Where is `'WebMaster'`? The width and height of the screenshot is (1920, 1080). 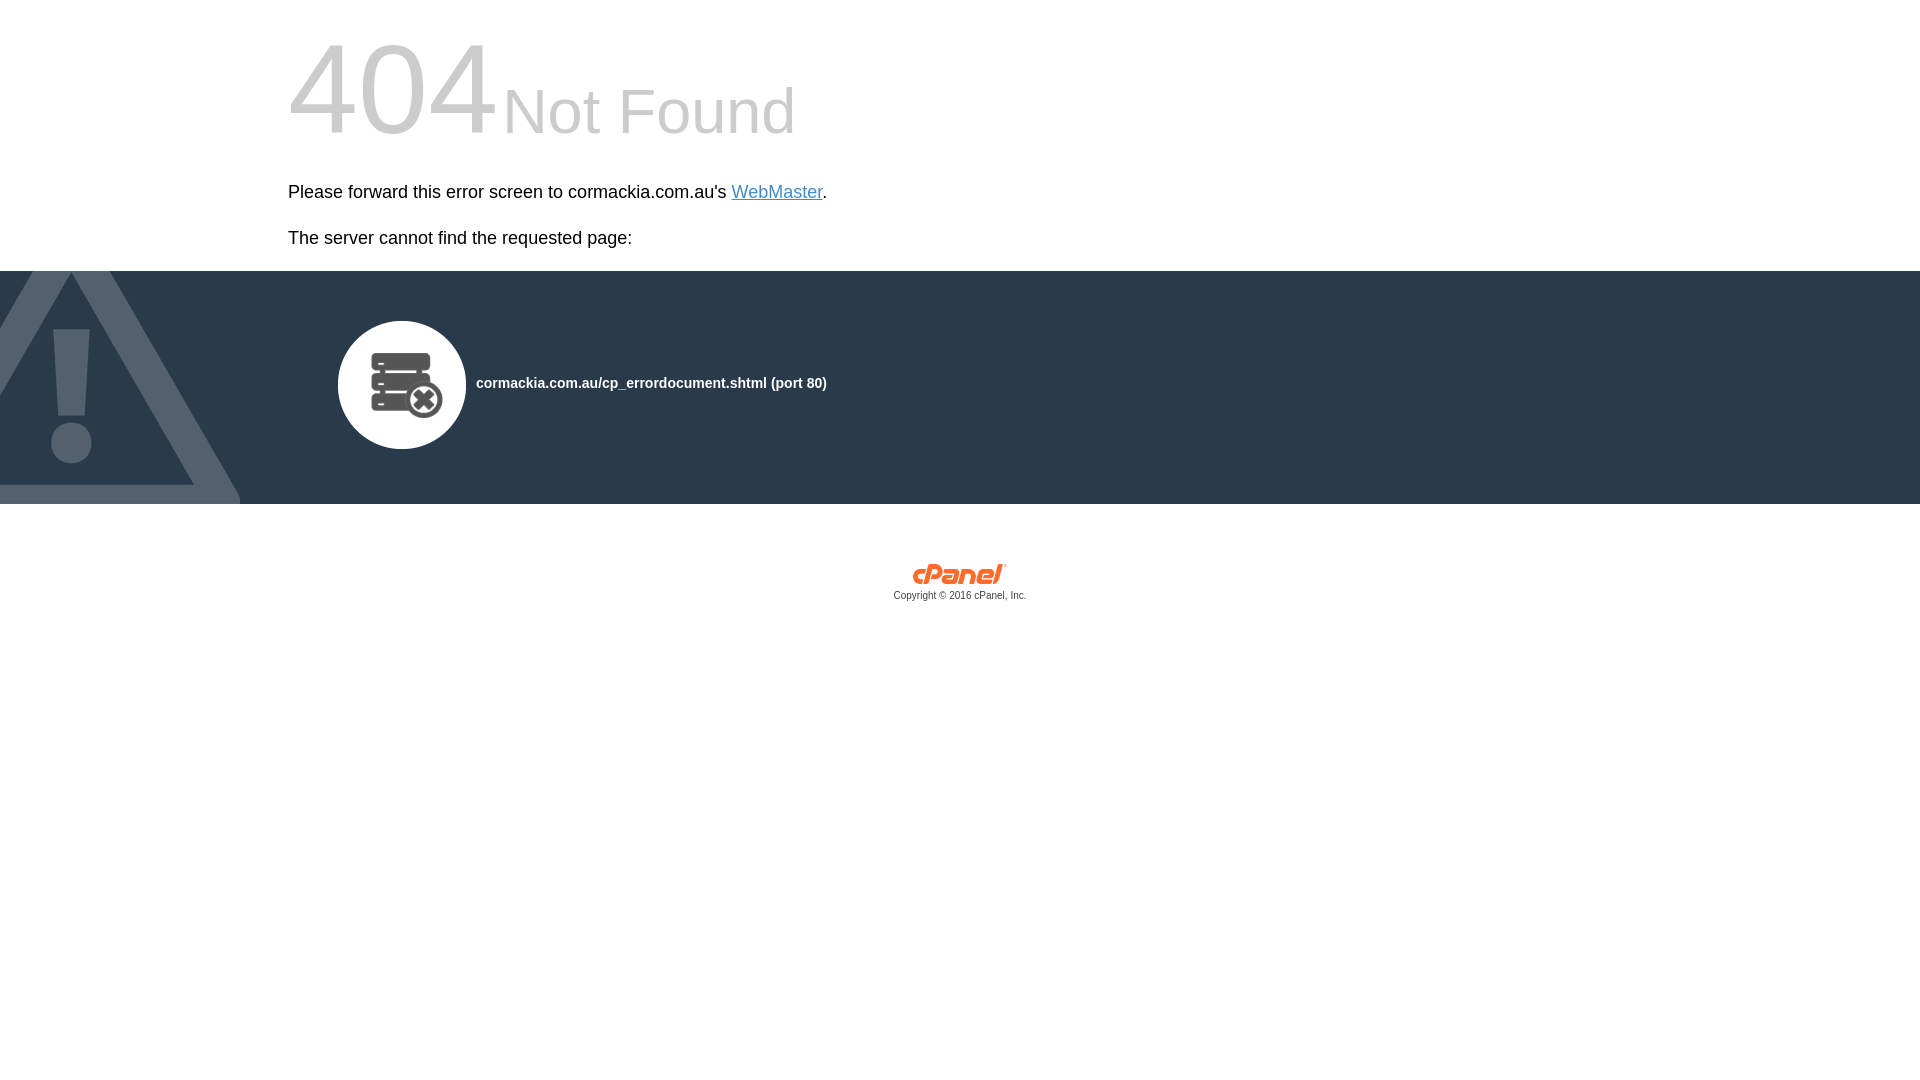 'WebMaster' is located at coordinates (776, 192).